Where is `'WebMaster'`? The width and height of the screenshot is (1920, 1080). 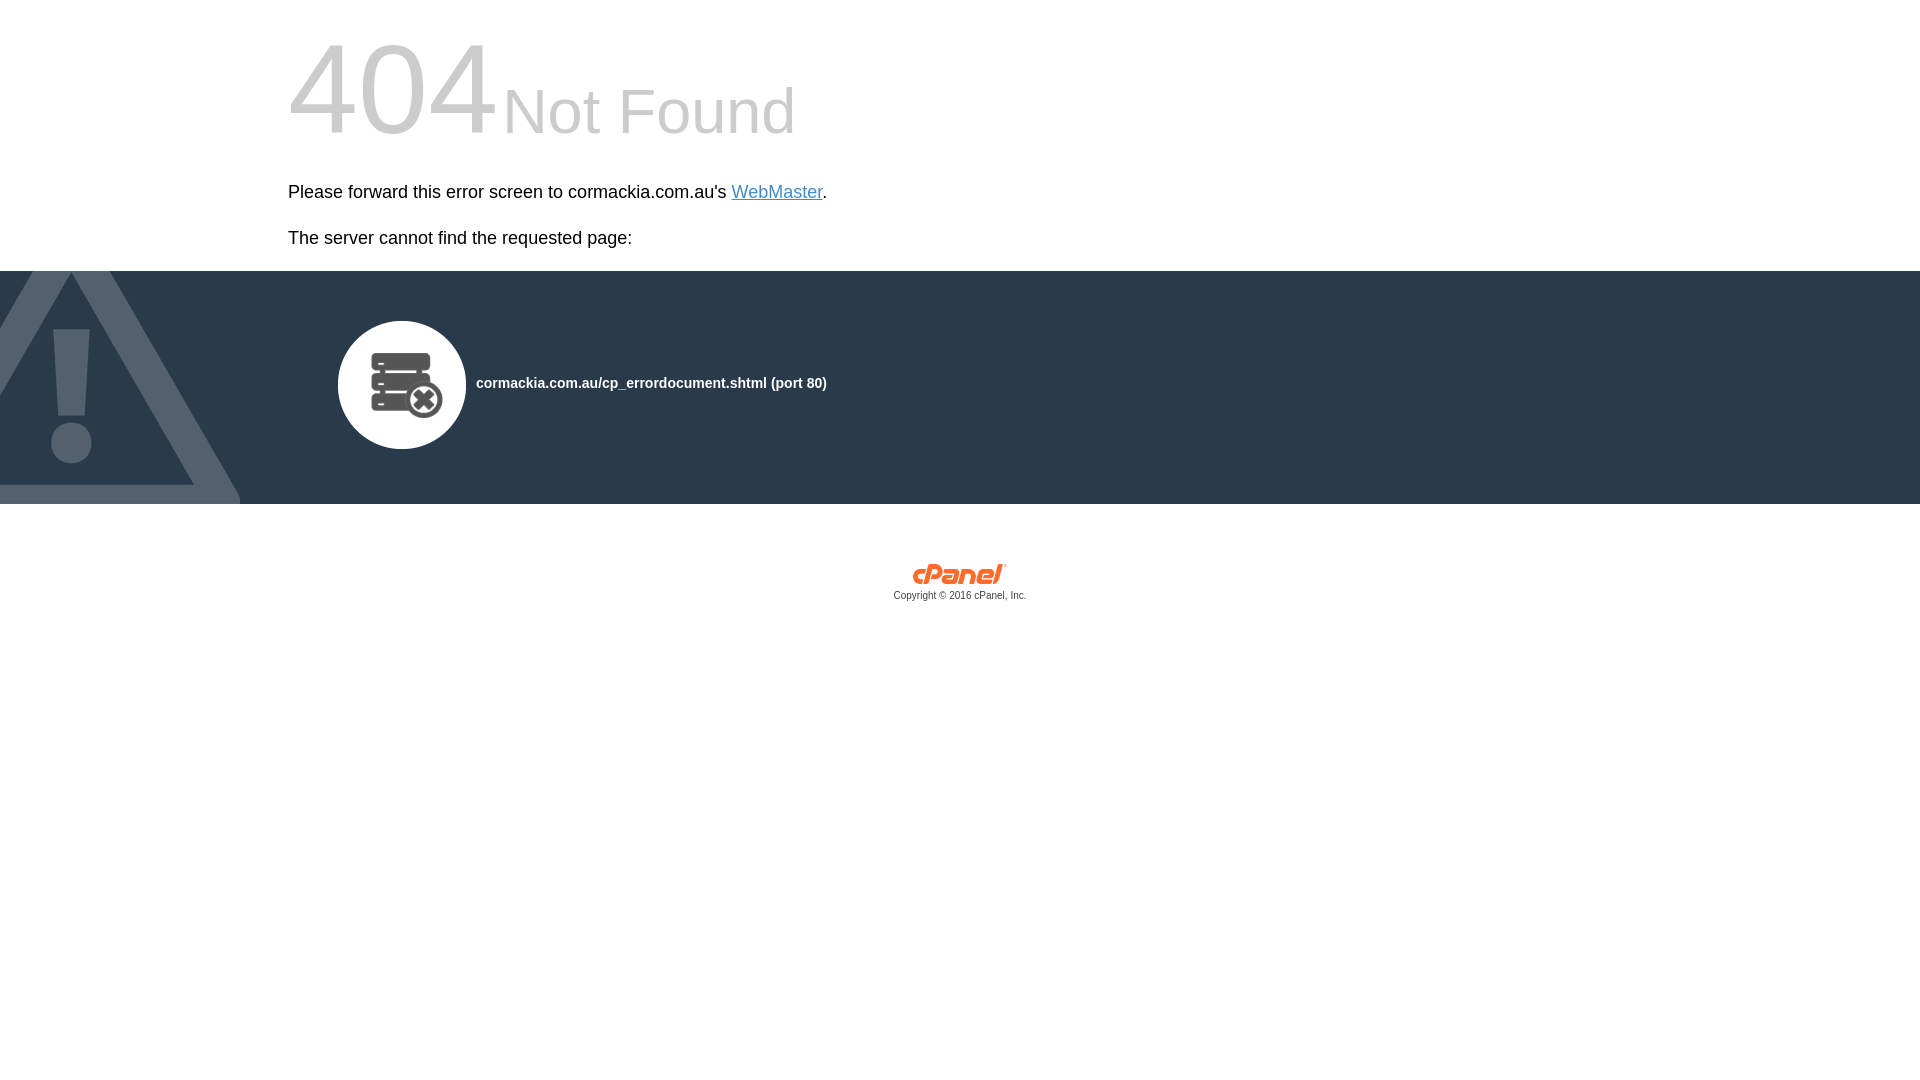 'WebMaster' is located at coordinates (776, 192).